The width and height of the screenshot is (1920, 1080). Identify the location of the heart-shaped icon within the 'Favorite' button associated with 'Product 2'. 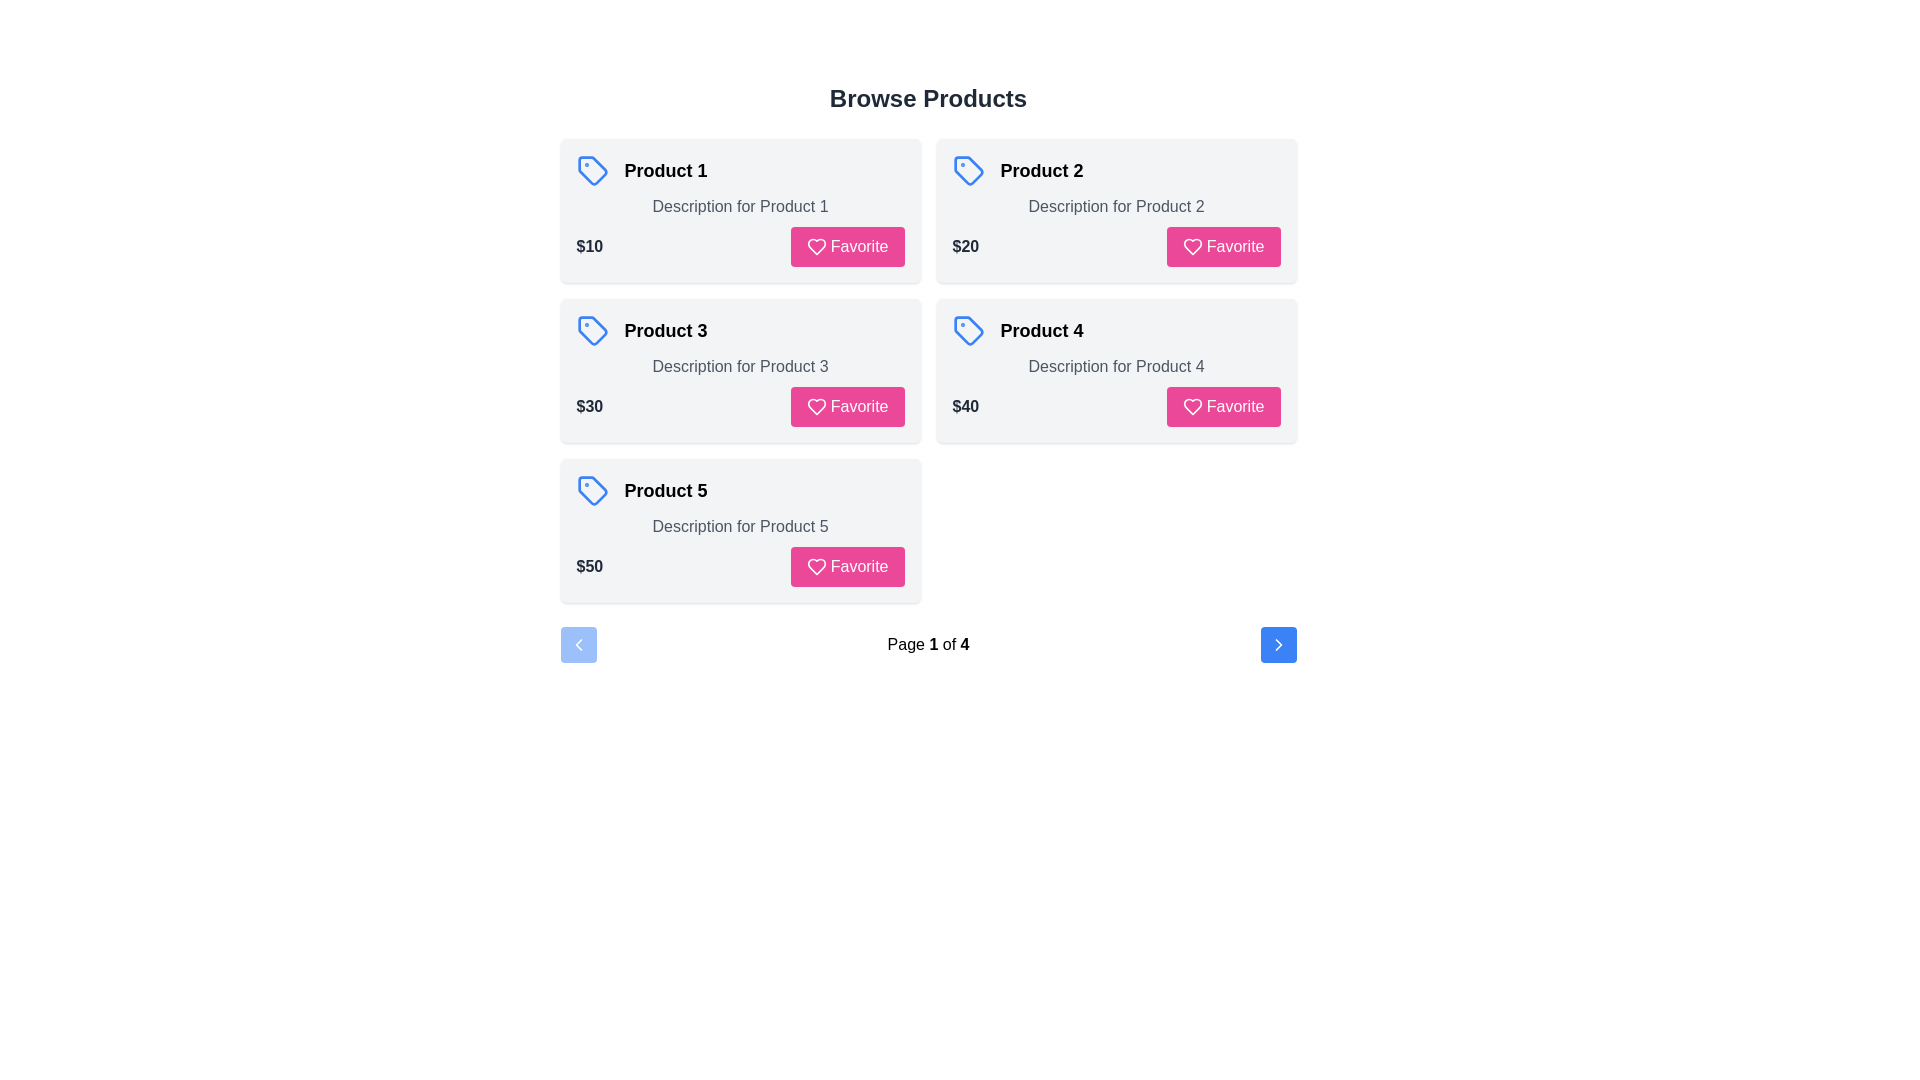
(1192, 245).